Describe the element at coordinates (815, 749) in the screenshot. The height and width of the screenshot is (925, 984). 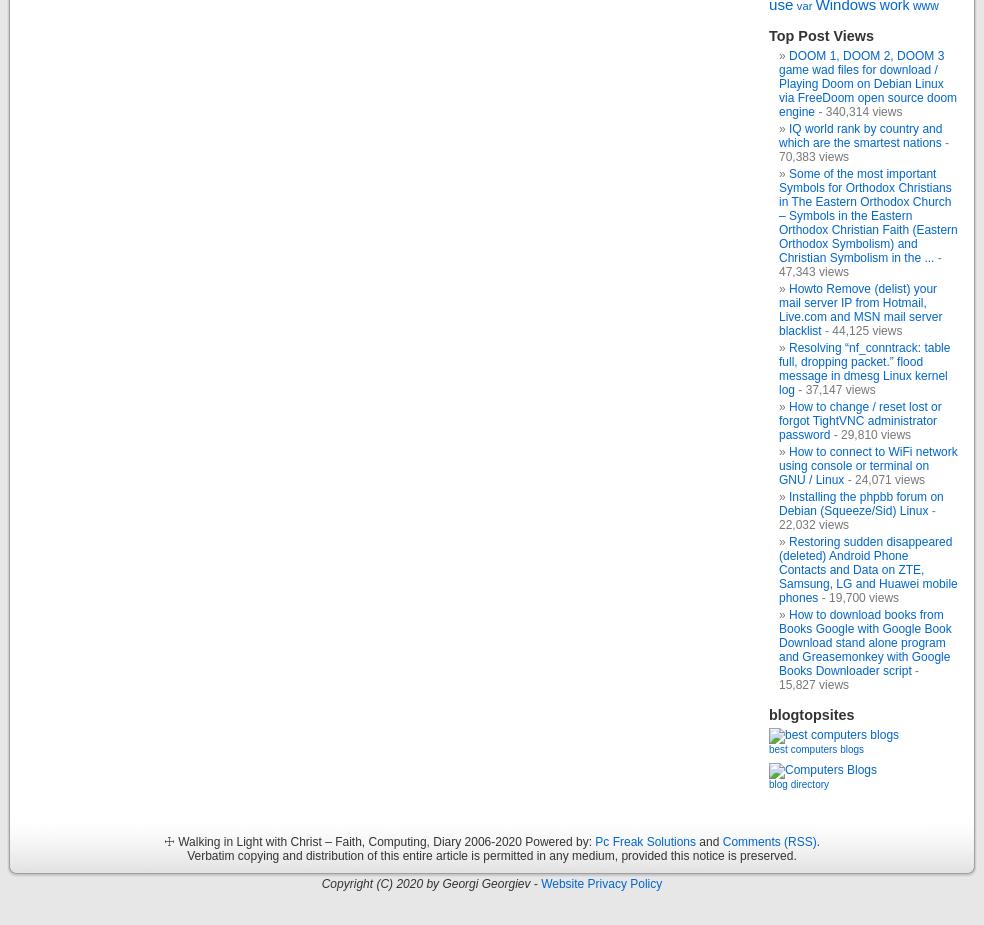
I see `'best computers blogs'` at that location.